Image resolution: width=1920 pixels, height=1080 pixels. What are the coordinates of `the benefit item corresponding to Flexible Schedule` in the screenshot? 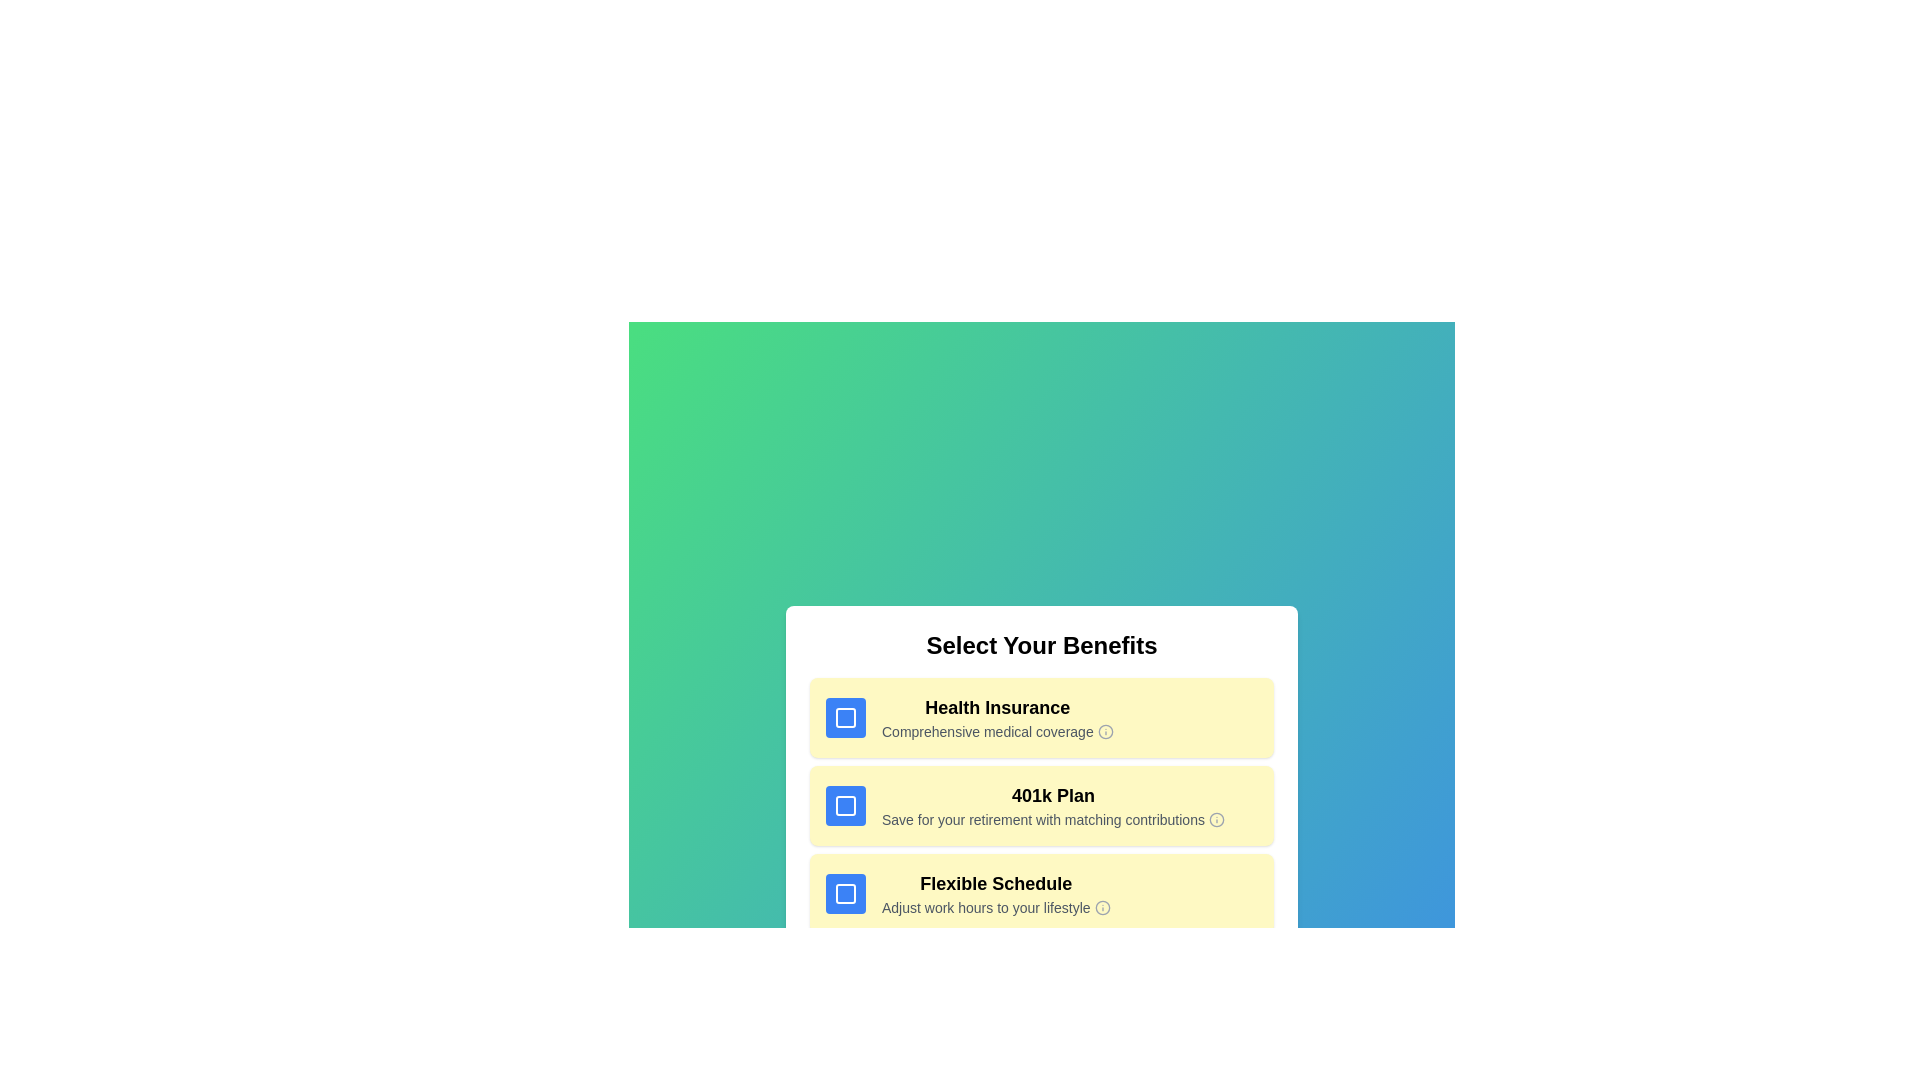 It's located at (1040, 893).